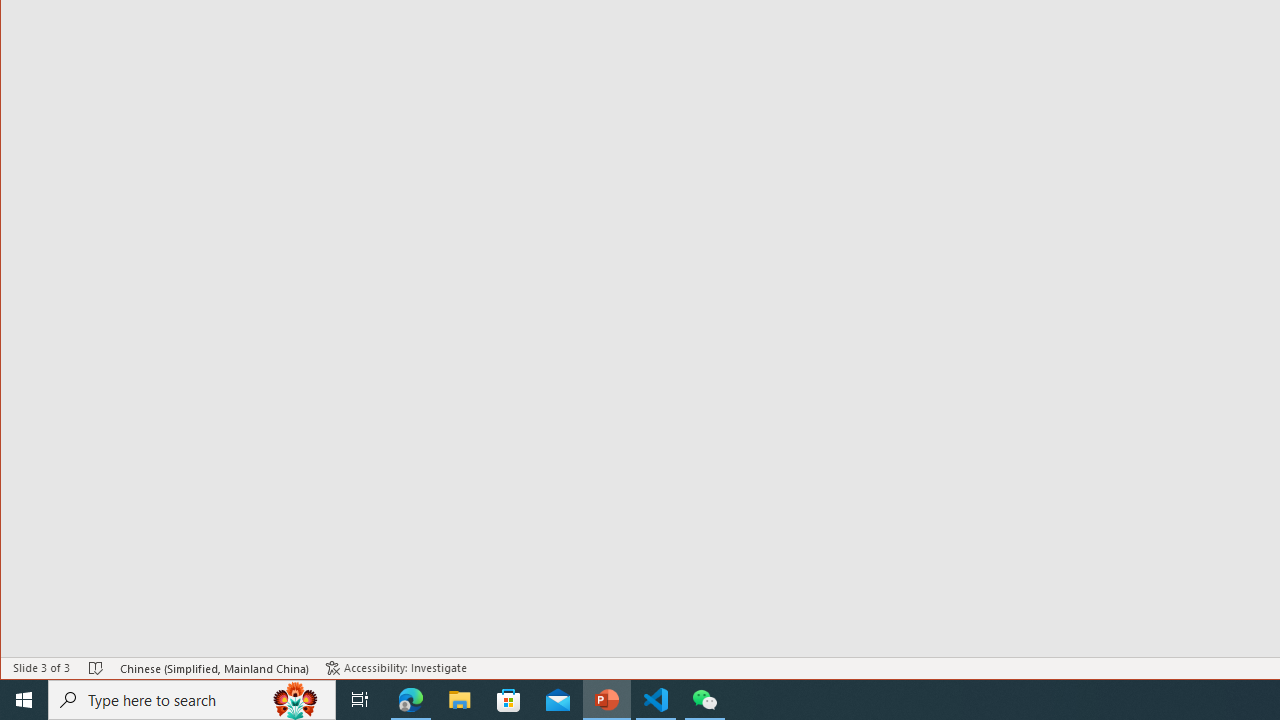 Image resolution: width=1280 pixels, height=720 pixels. I want to click on 'WeChat - 1 running window', so click(705, 698).